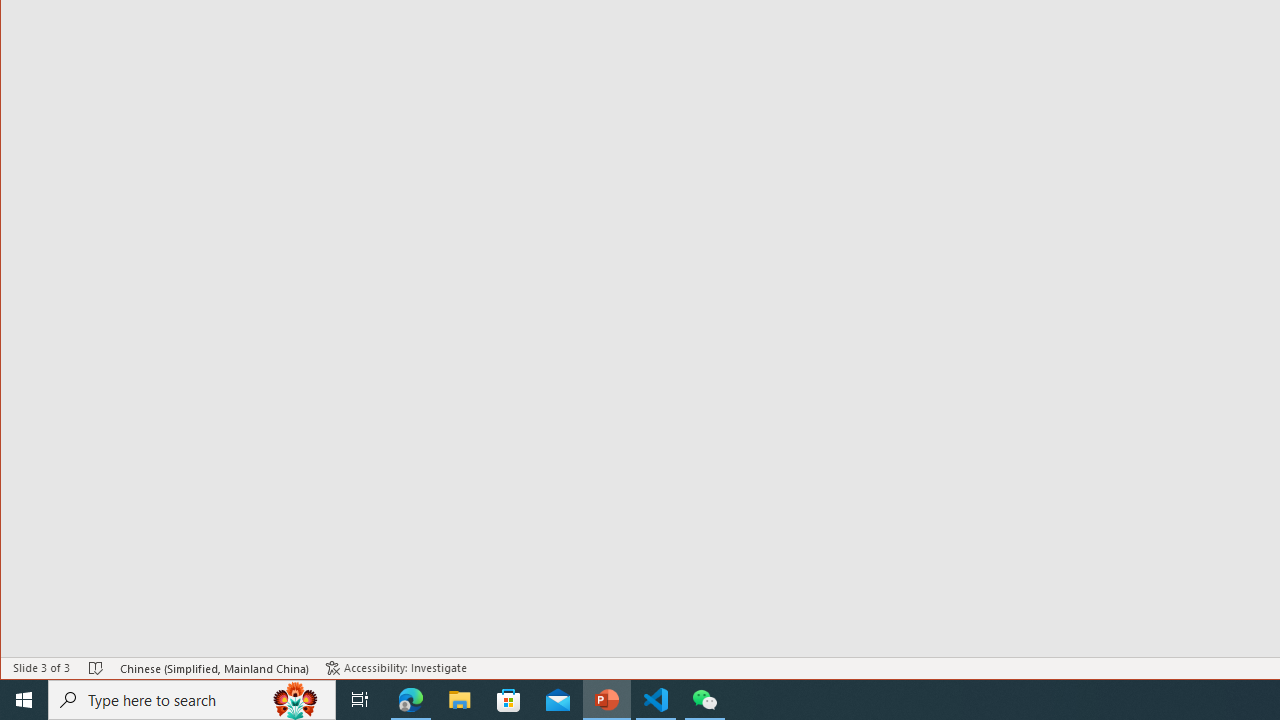 Image resolution: width=1280 pixels, height=720 pixels. I want to click on 'WeChat - 1 running window', so click(705, 698).